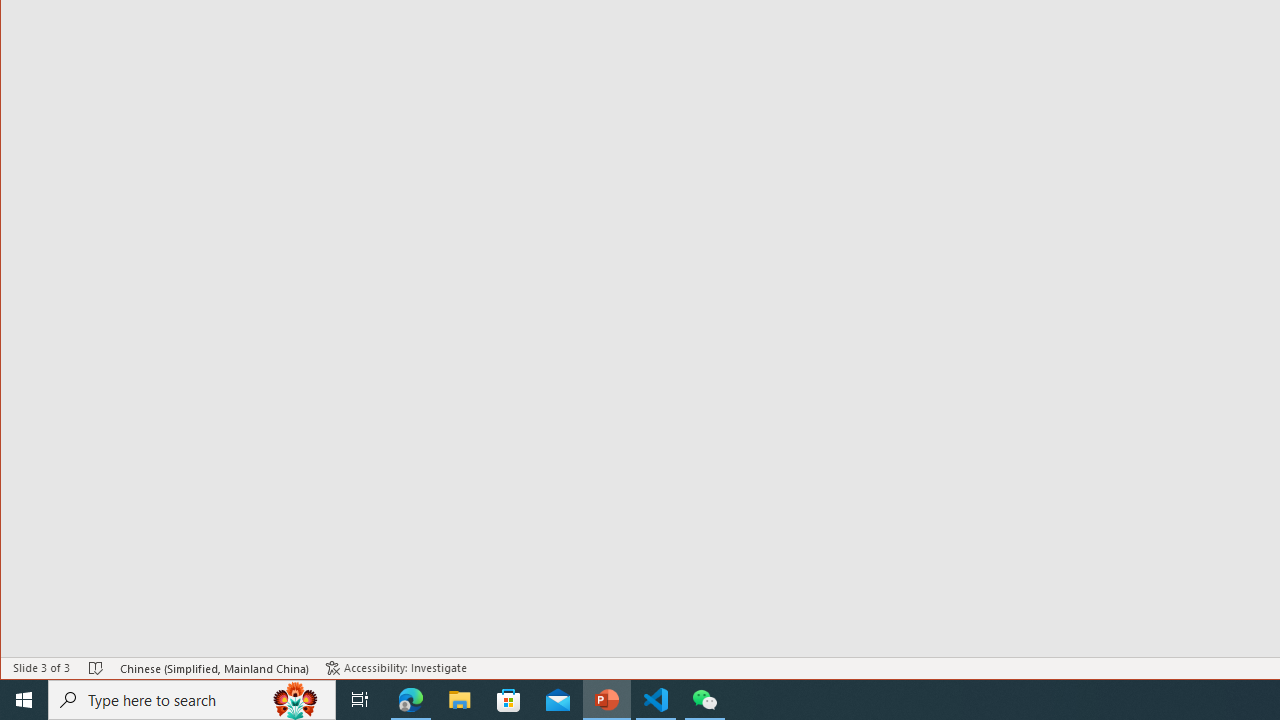 Image resolution: width=1280 pixels, height=720 pixels. I want to click on 'WeChat - 1 running window', so click(705, 698).